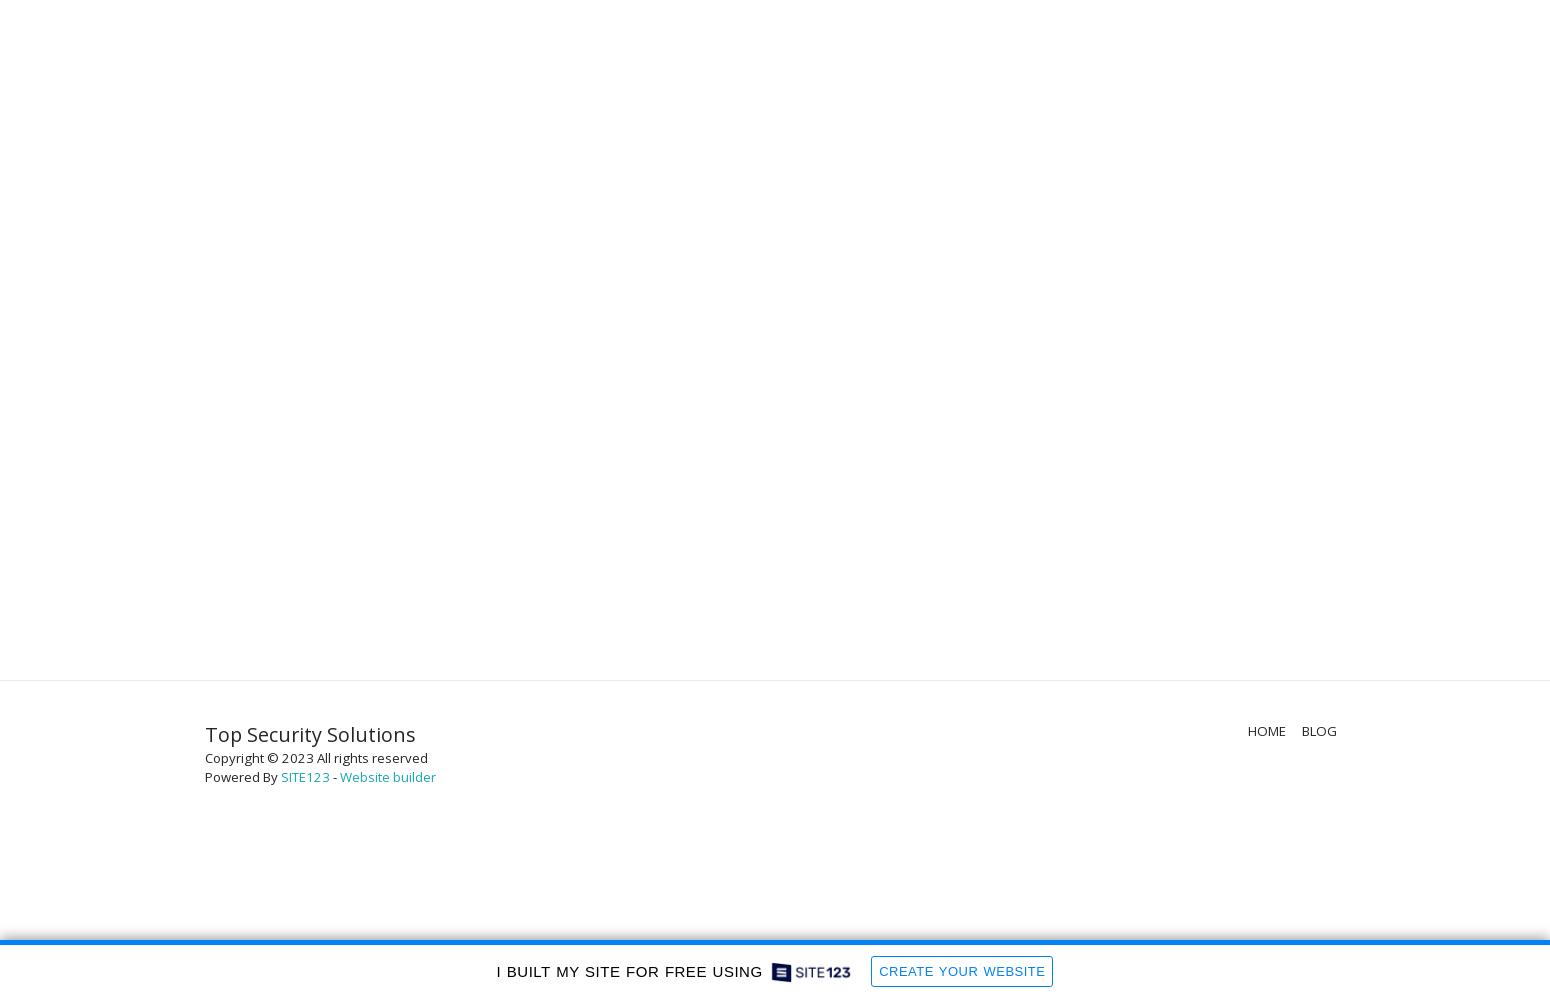 This screenshot has width=1550, height=1000. What do you see at coordinates (627, 970) in the screenshot?
I see `'I BUILT MY SITE FOR FREE USING'` at bounding box center [627, 970].